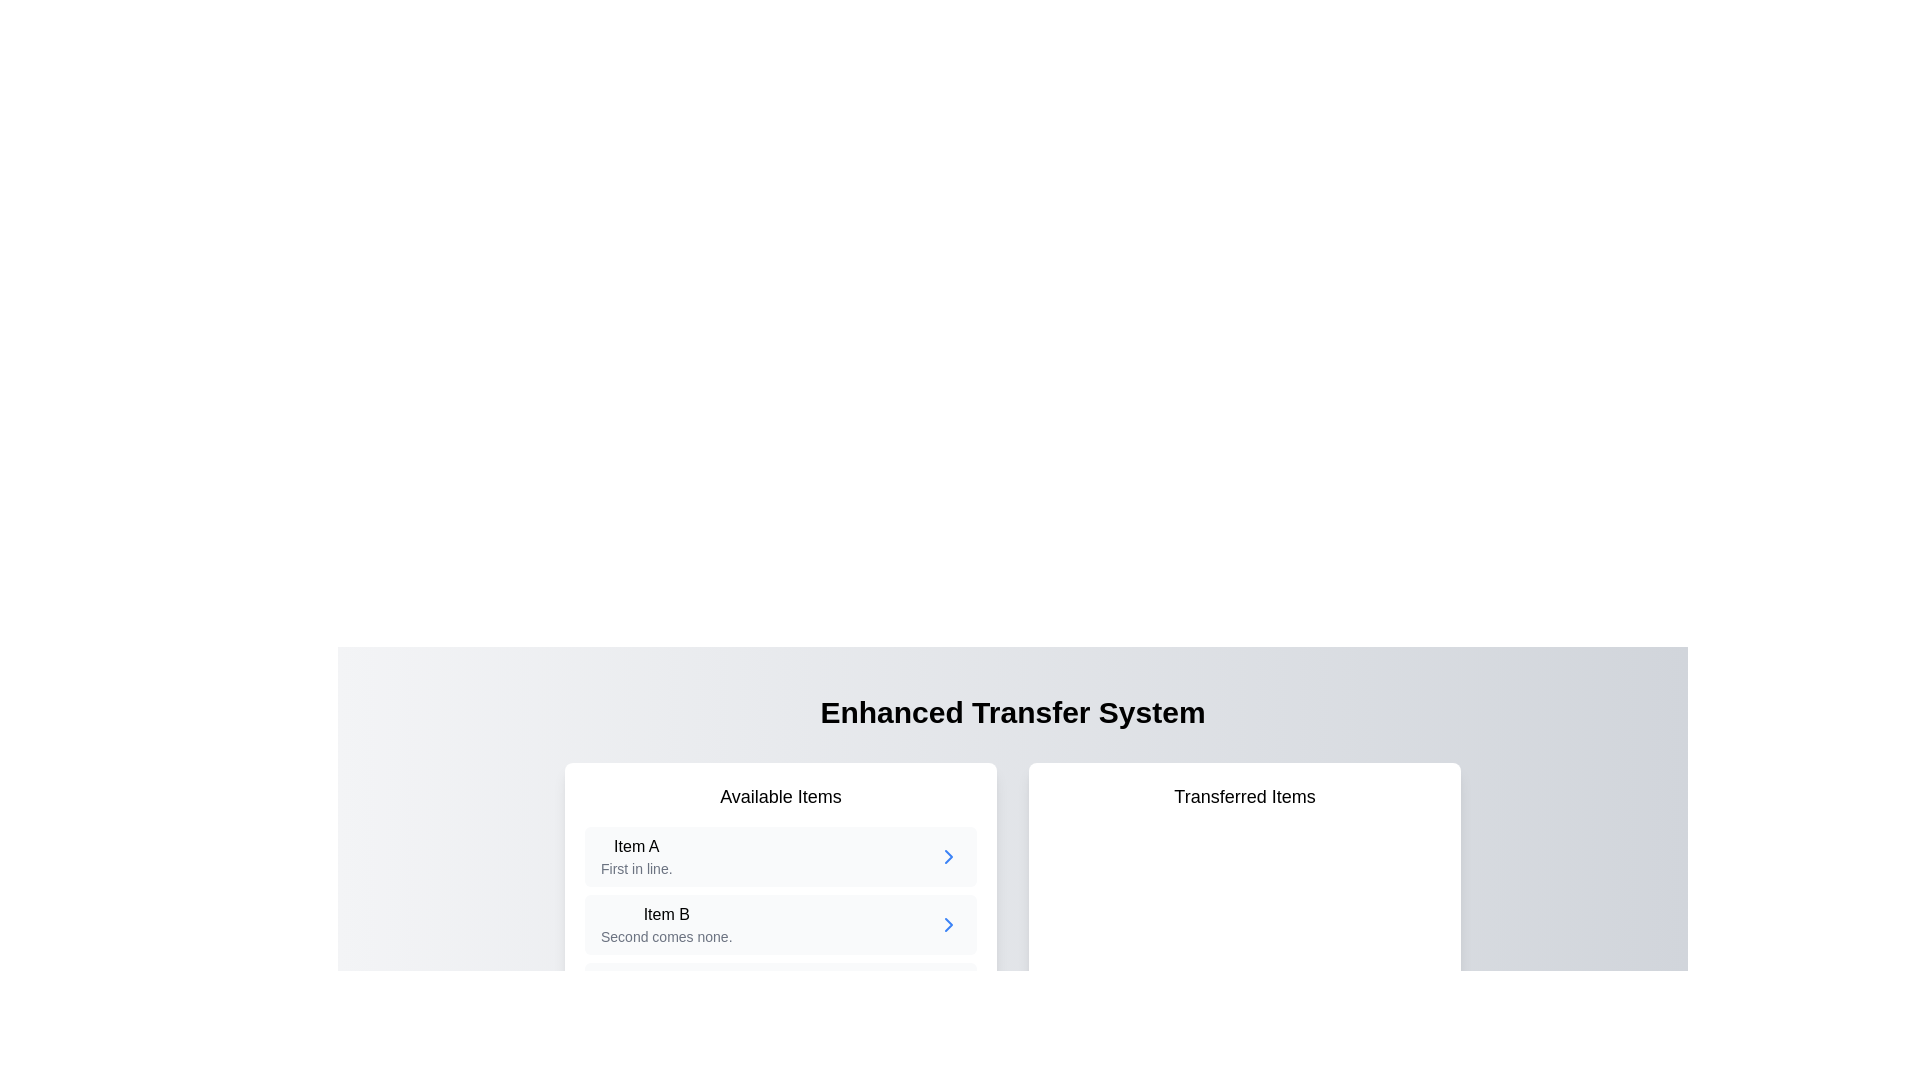 The width and height of the screenshot is (1920, 1080). What do you see at coordinates (666, 925) in the screenshot?
I see `the text description block displaying 'Item B' in bold and 'Second comes none.' in smaller gray font, which is the second item in the 'Available Items' section` at bounding box center [666, 925].